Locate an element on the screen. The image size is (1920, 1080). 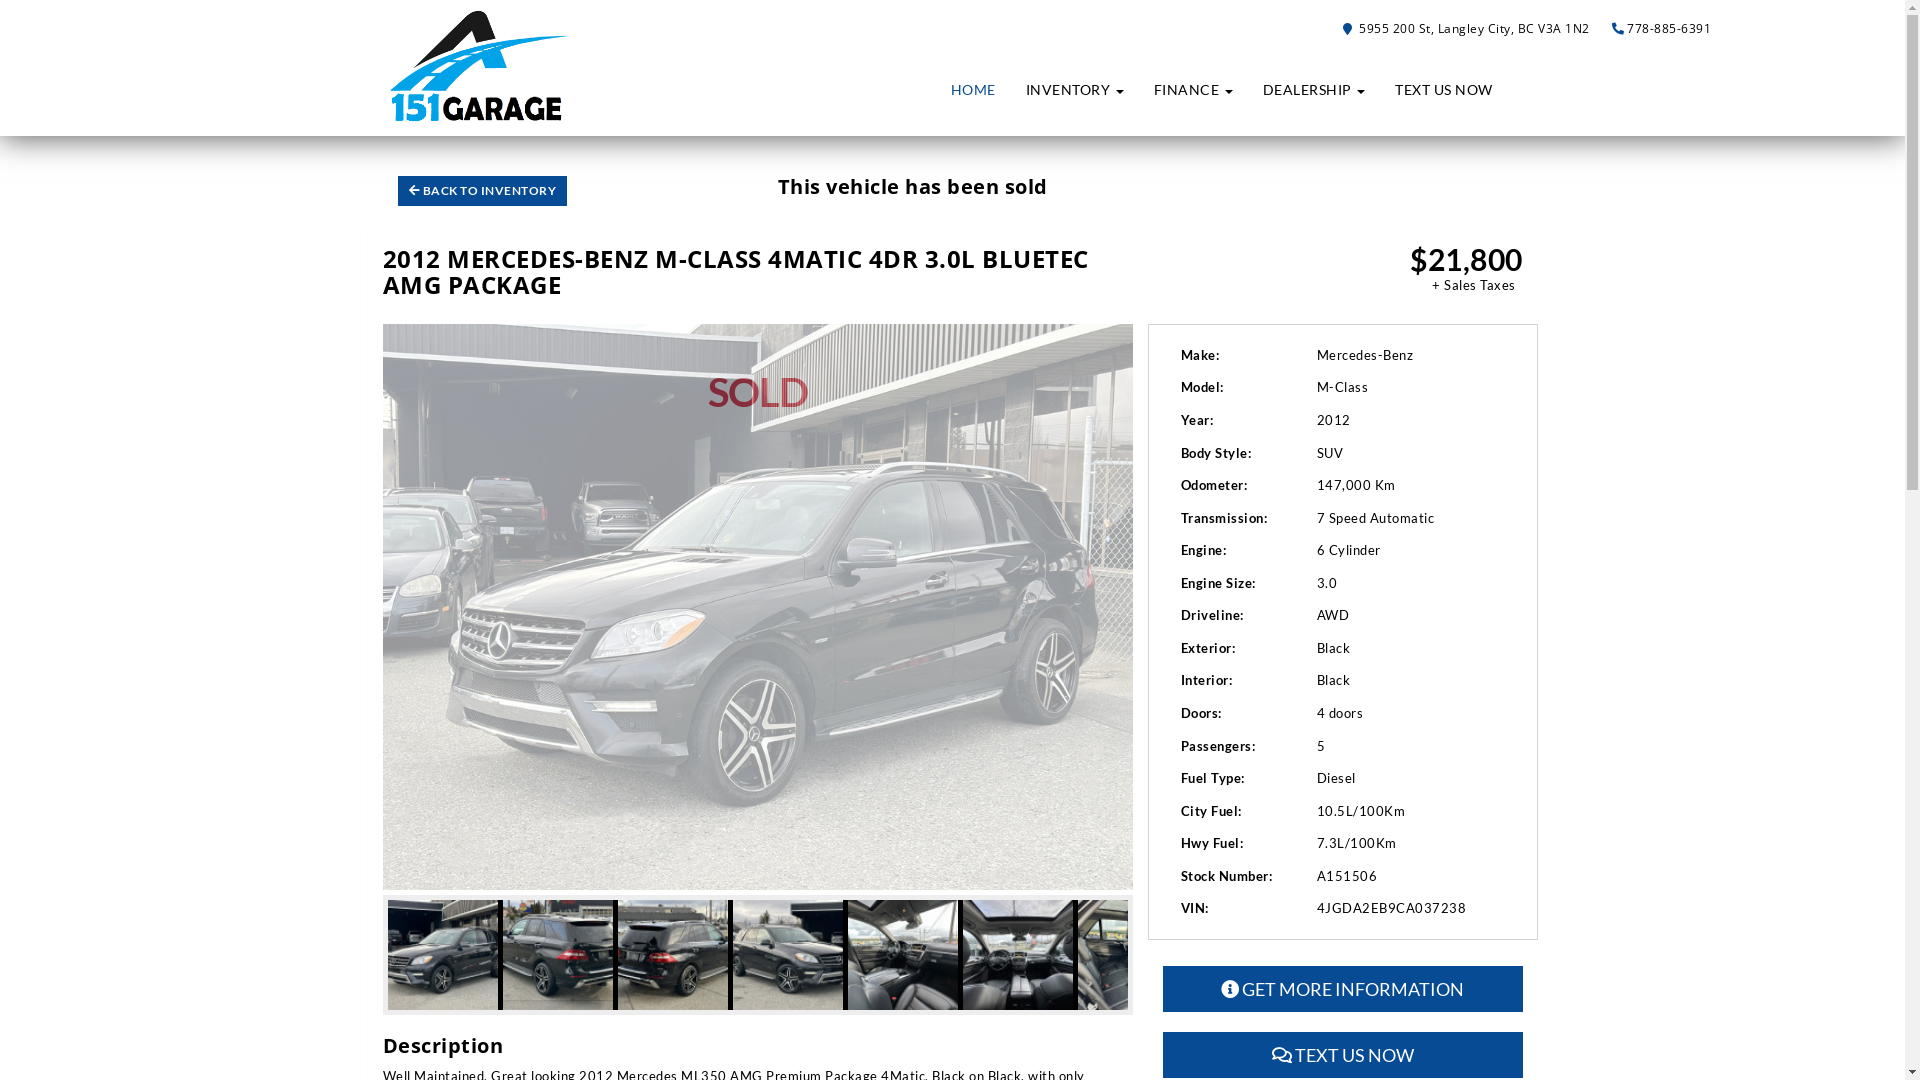
'HOME' is located at coordinates (973, 88).